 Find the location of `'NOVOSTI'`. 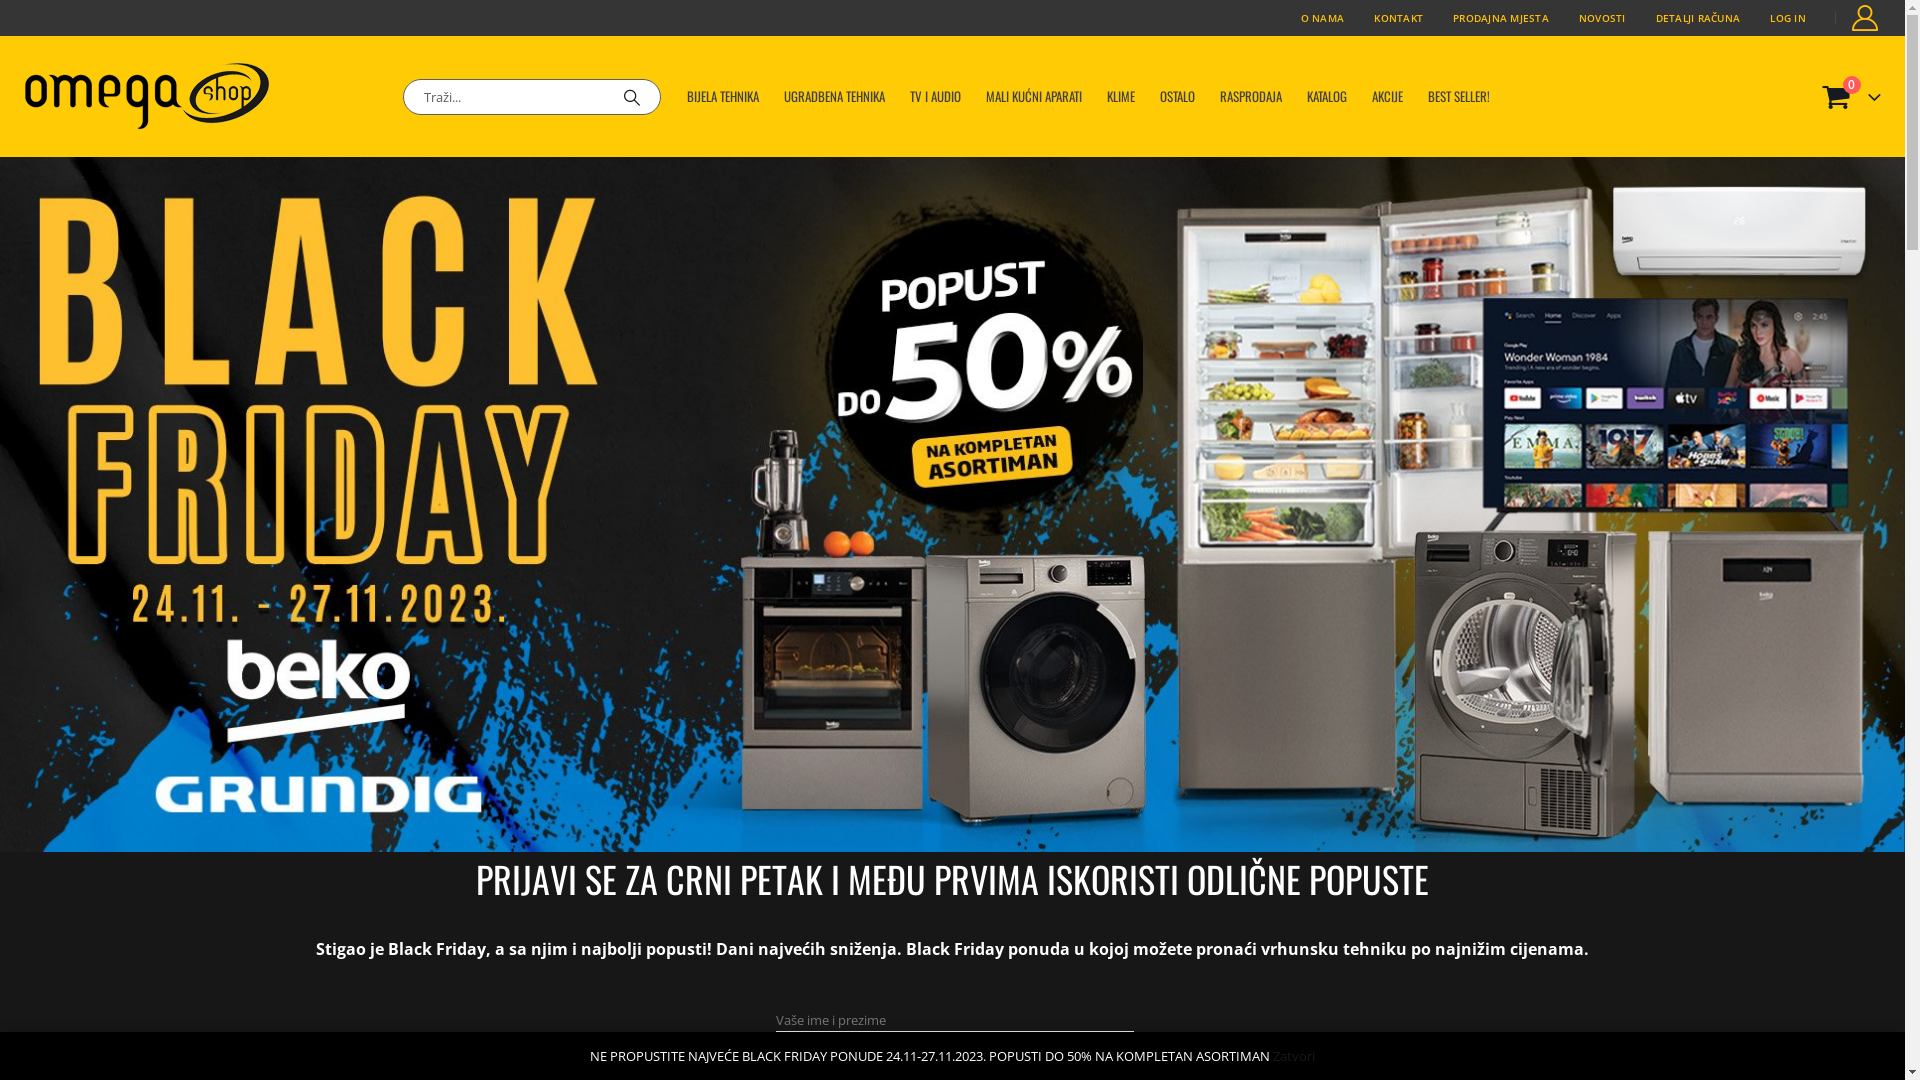

'NOVOSTI' is located at coordinates (1563, 18).